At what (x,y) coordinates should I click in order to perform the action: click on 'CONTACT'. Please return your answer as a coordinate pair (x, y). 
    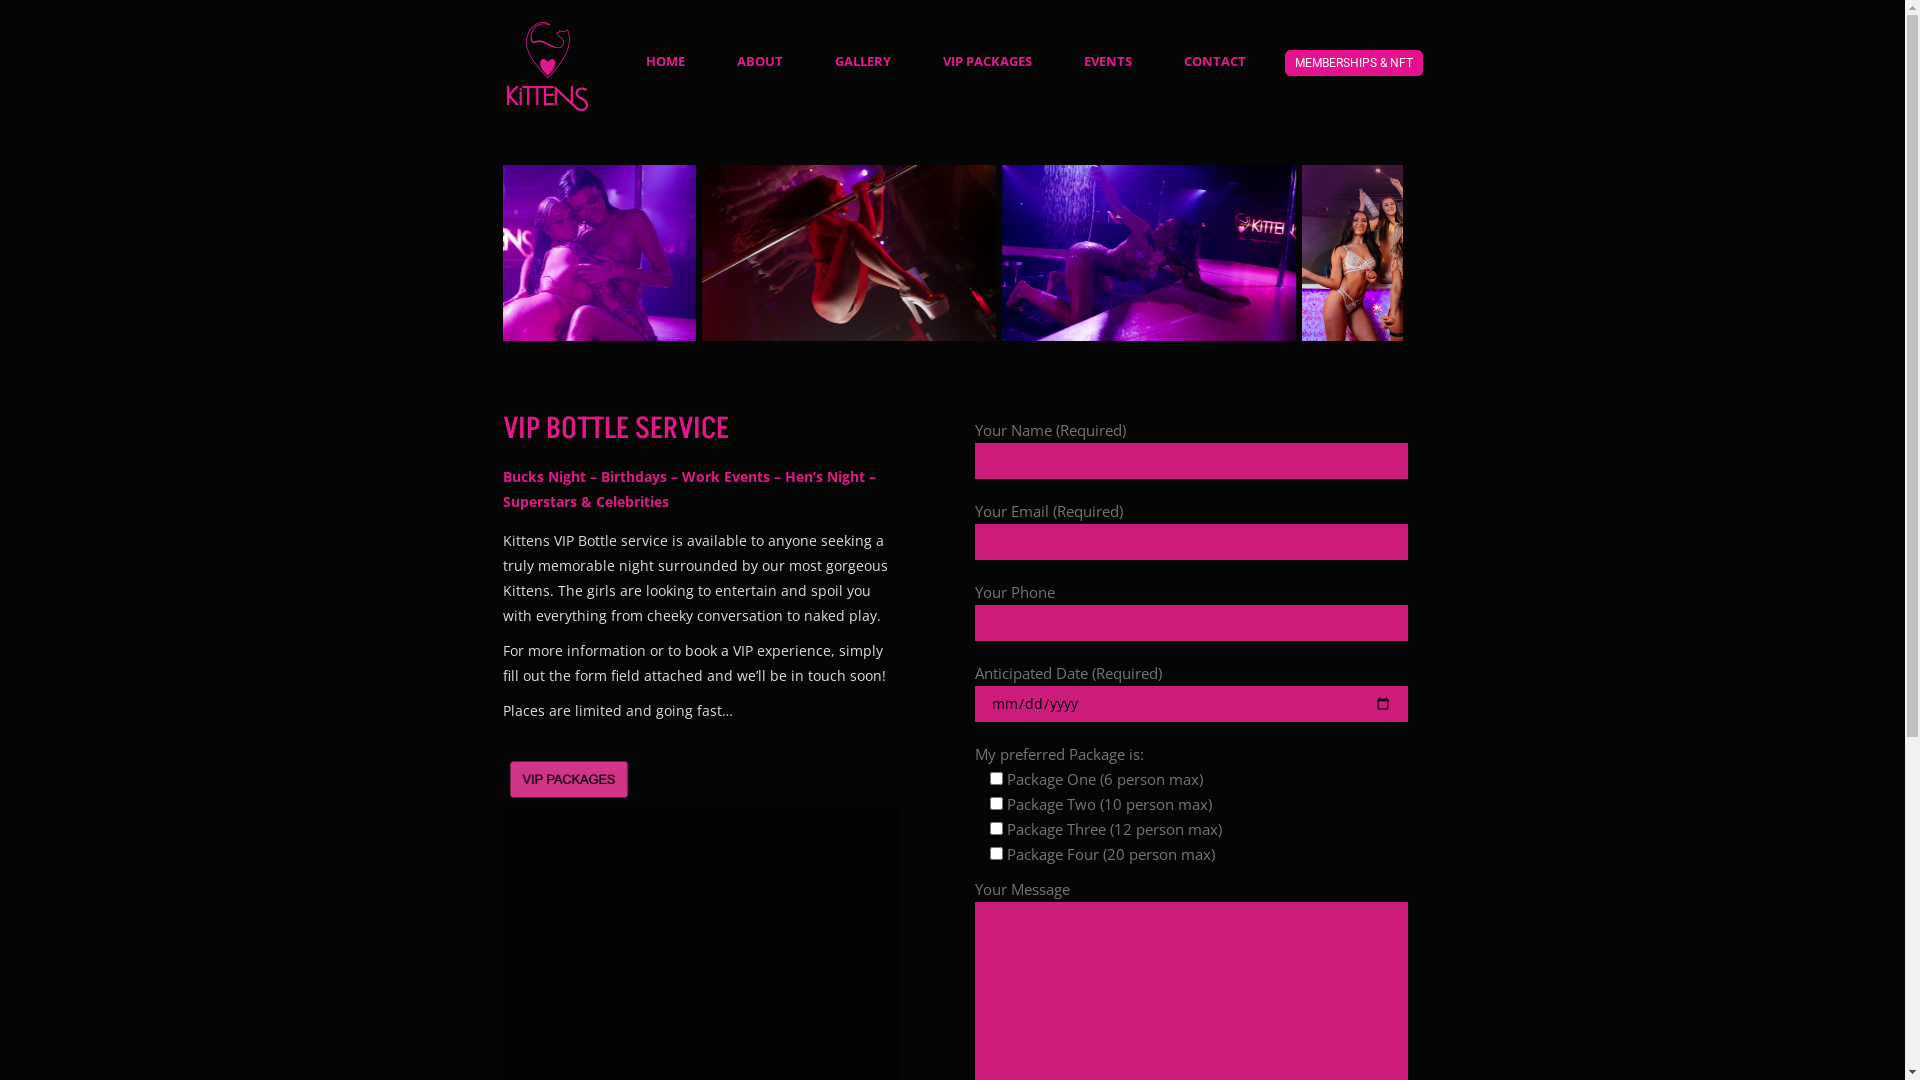
    Looking at the image, I should click on (1213, 59).